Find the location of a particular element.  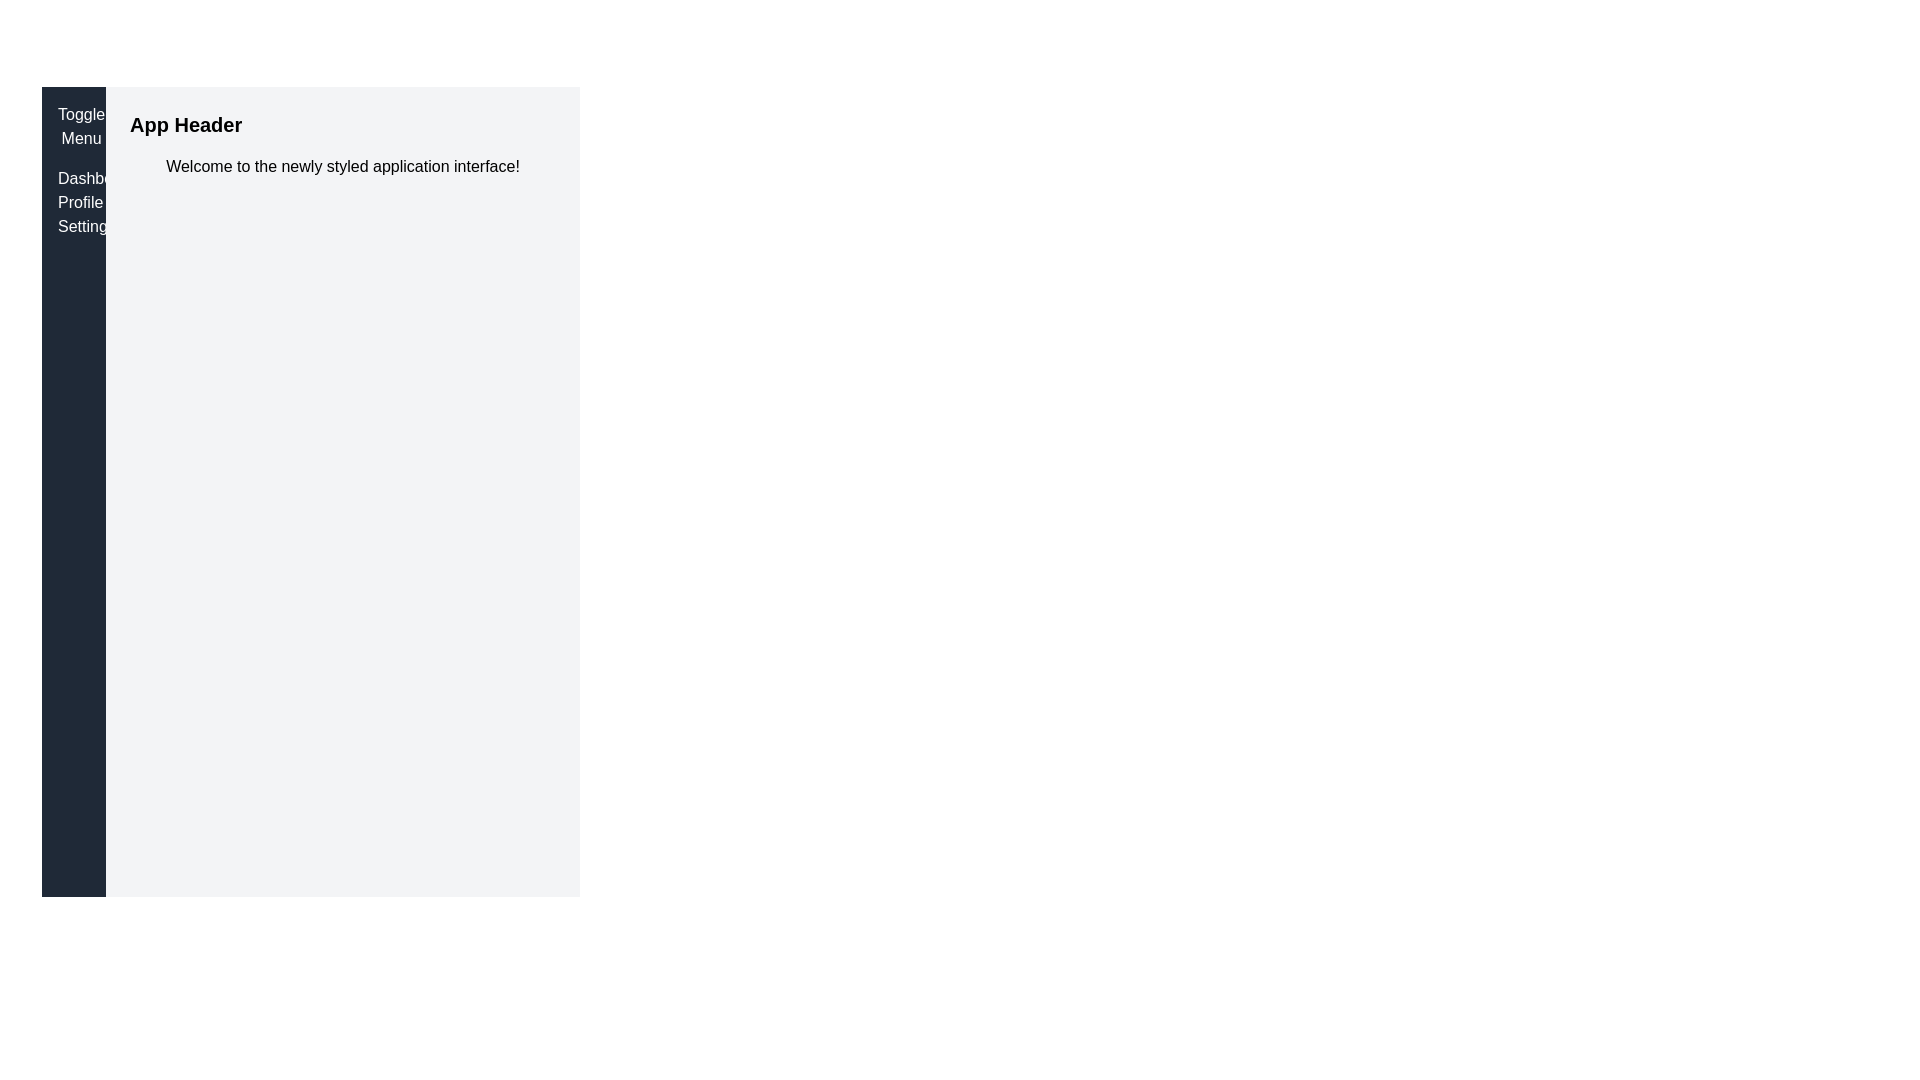

the 'Profile' text label in the sidebar, which serves as a navigation link for the Profile section is located at coordinates (73, 203).